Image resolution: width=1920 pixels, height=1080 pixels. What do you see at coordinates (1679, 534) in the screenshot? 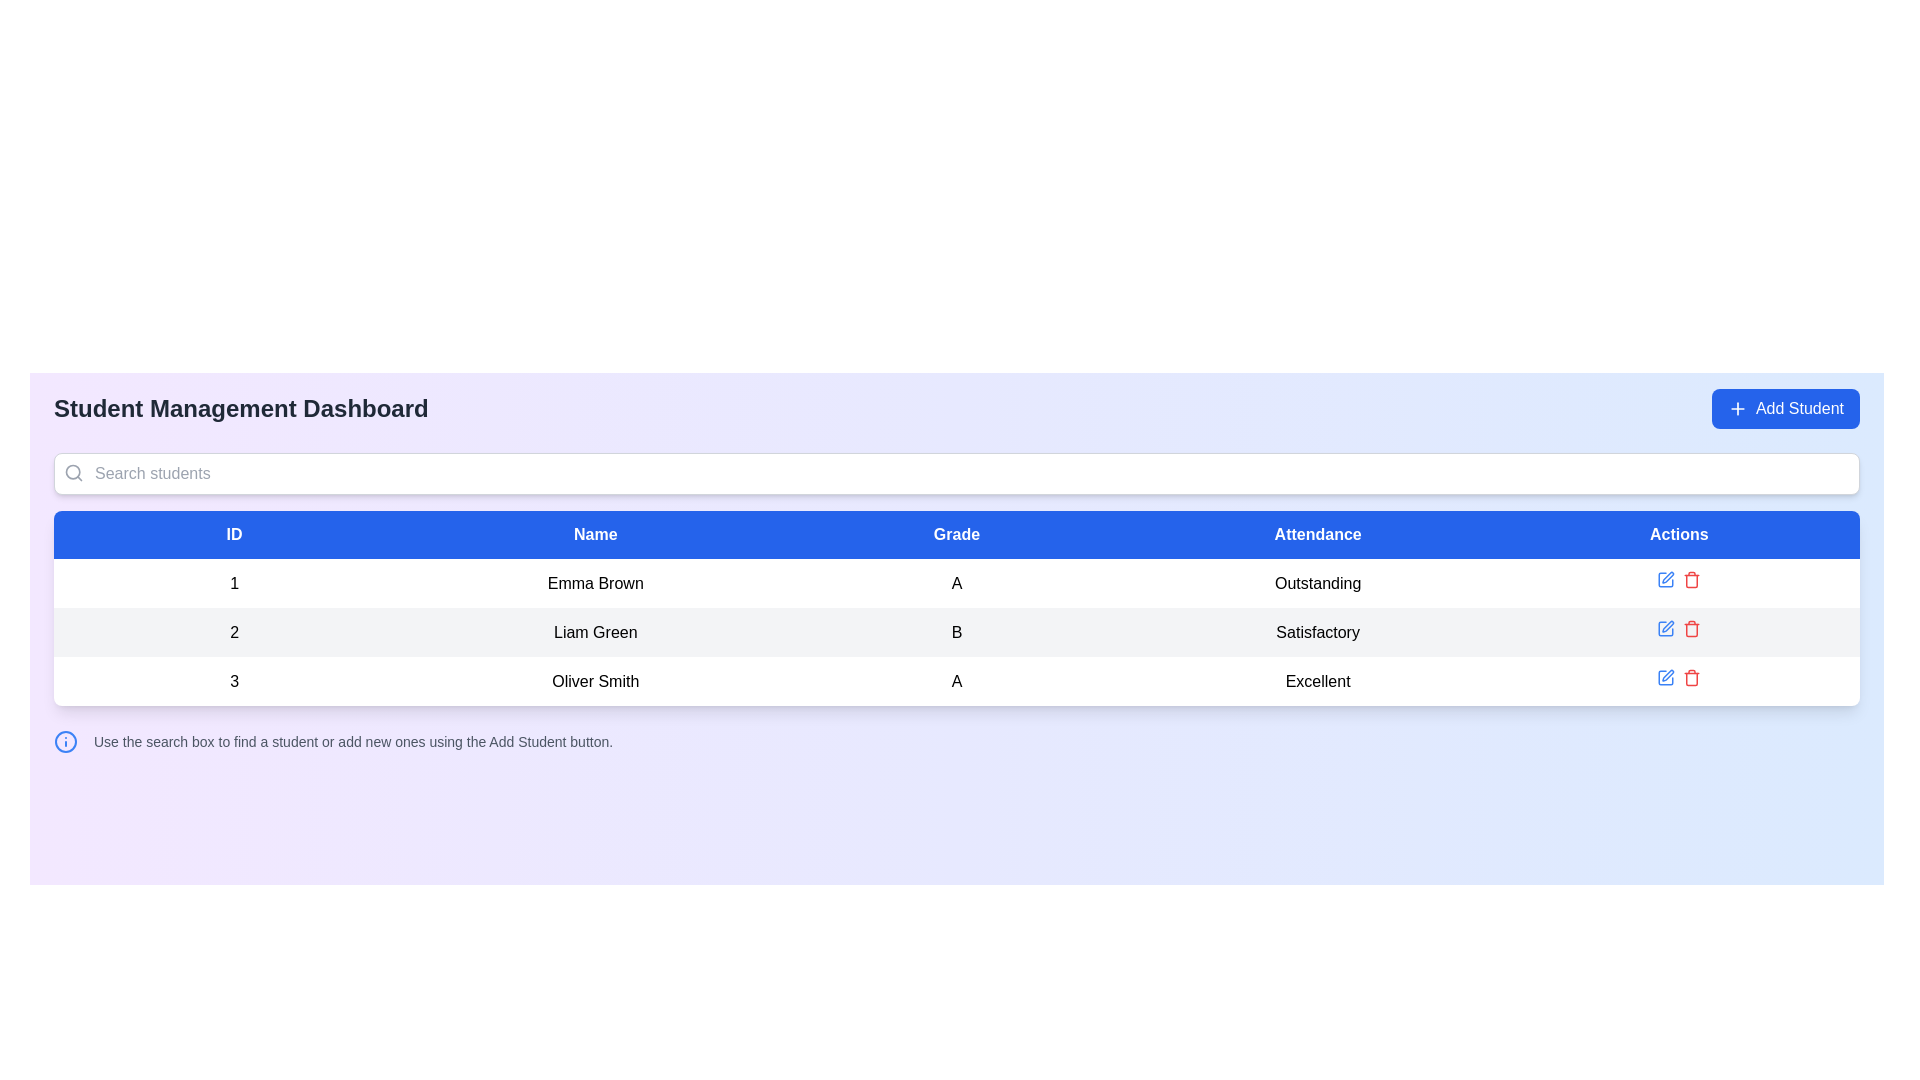
I see `the static text label indicating the 'Actions' column in the table, which is the fifth column header located to the right of the 'Attendance' column header` at bounding box center [1679, 534].